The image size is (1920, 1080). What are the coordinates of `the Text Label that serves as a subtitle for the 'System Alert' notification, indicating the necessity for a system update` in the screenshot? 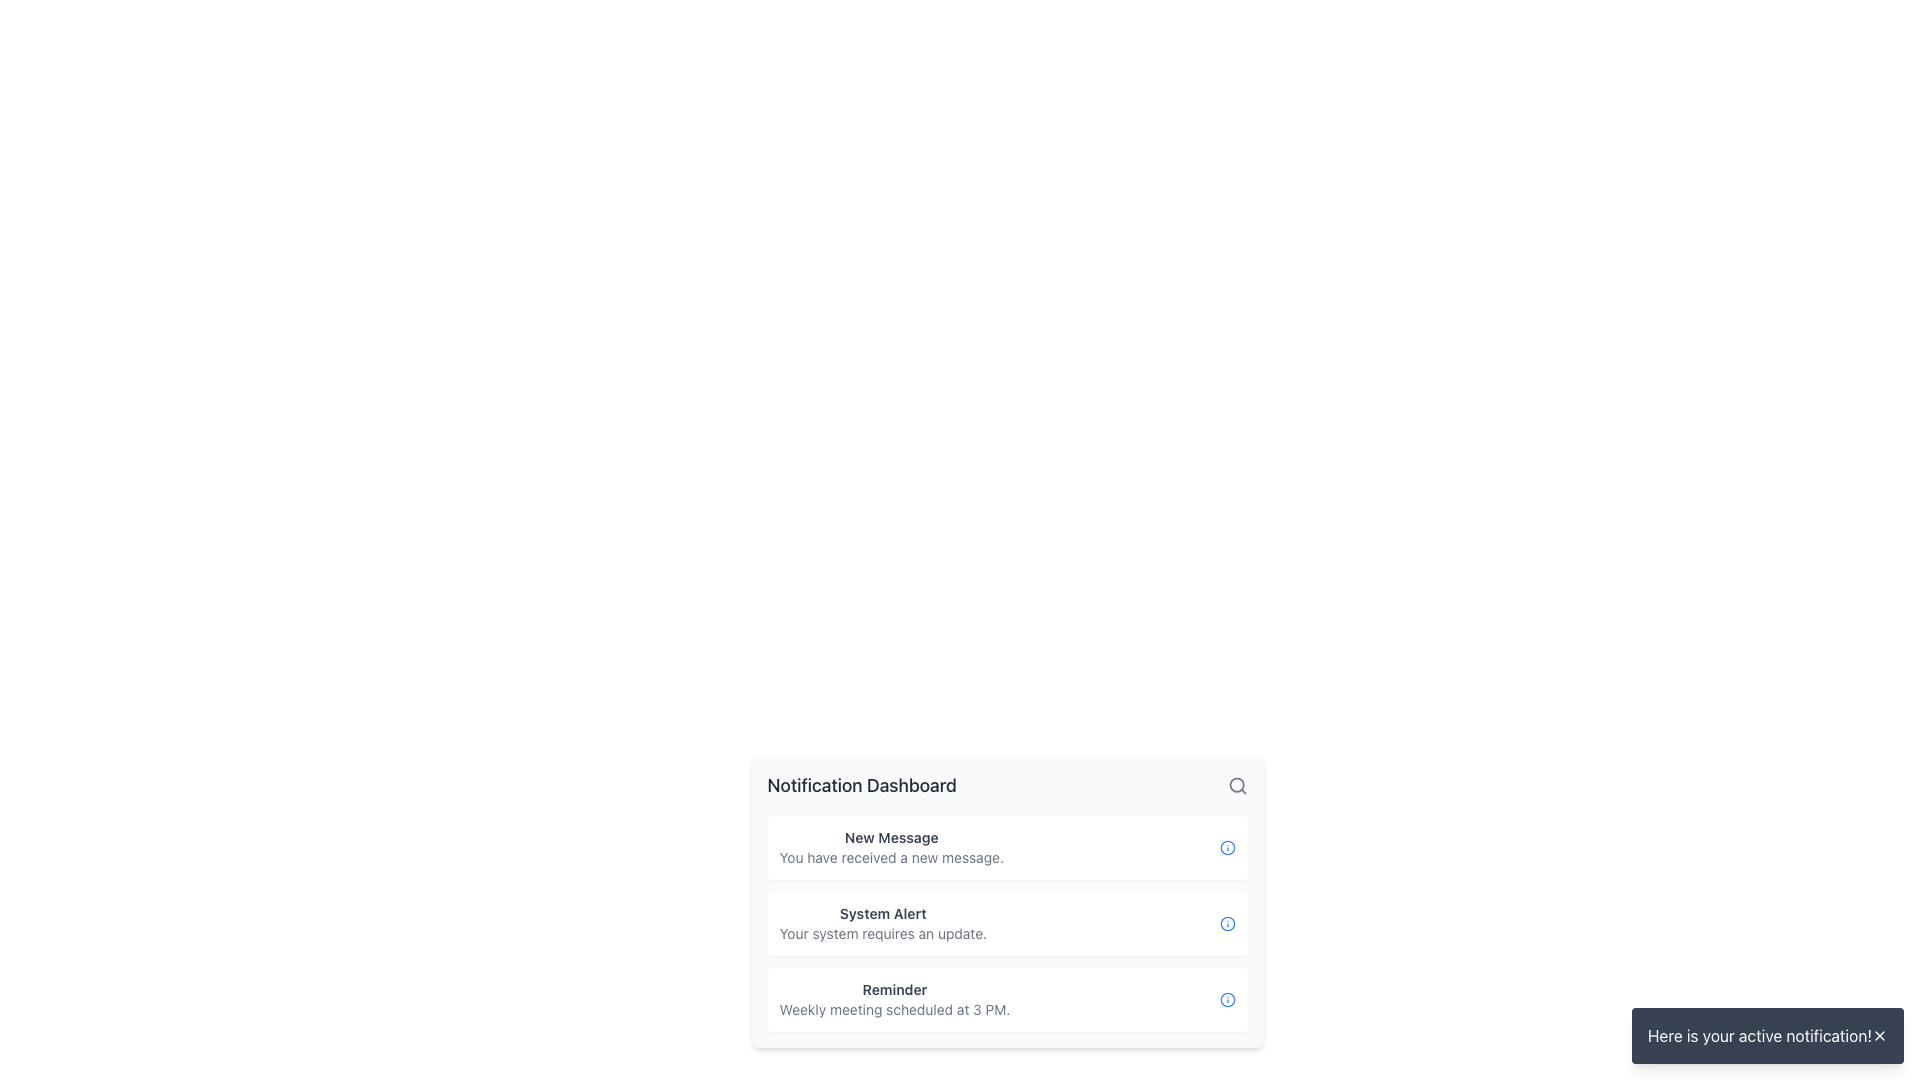 It's located at (882, 933).